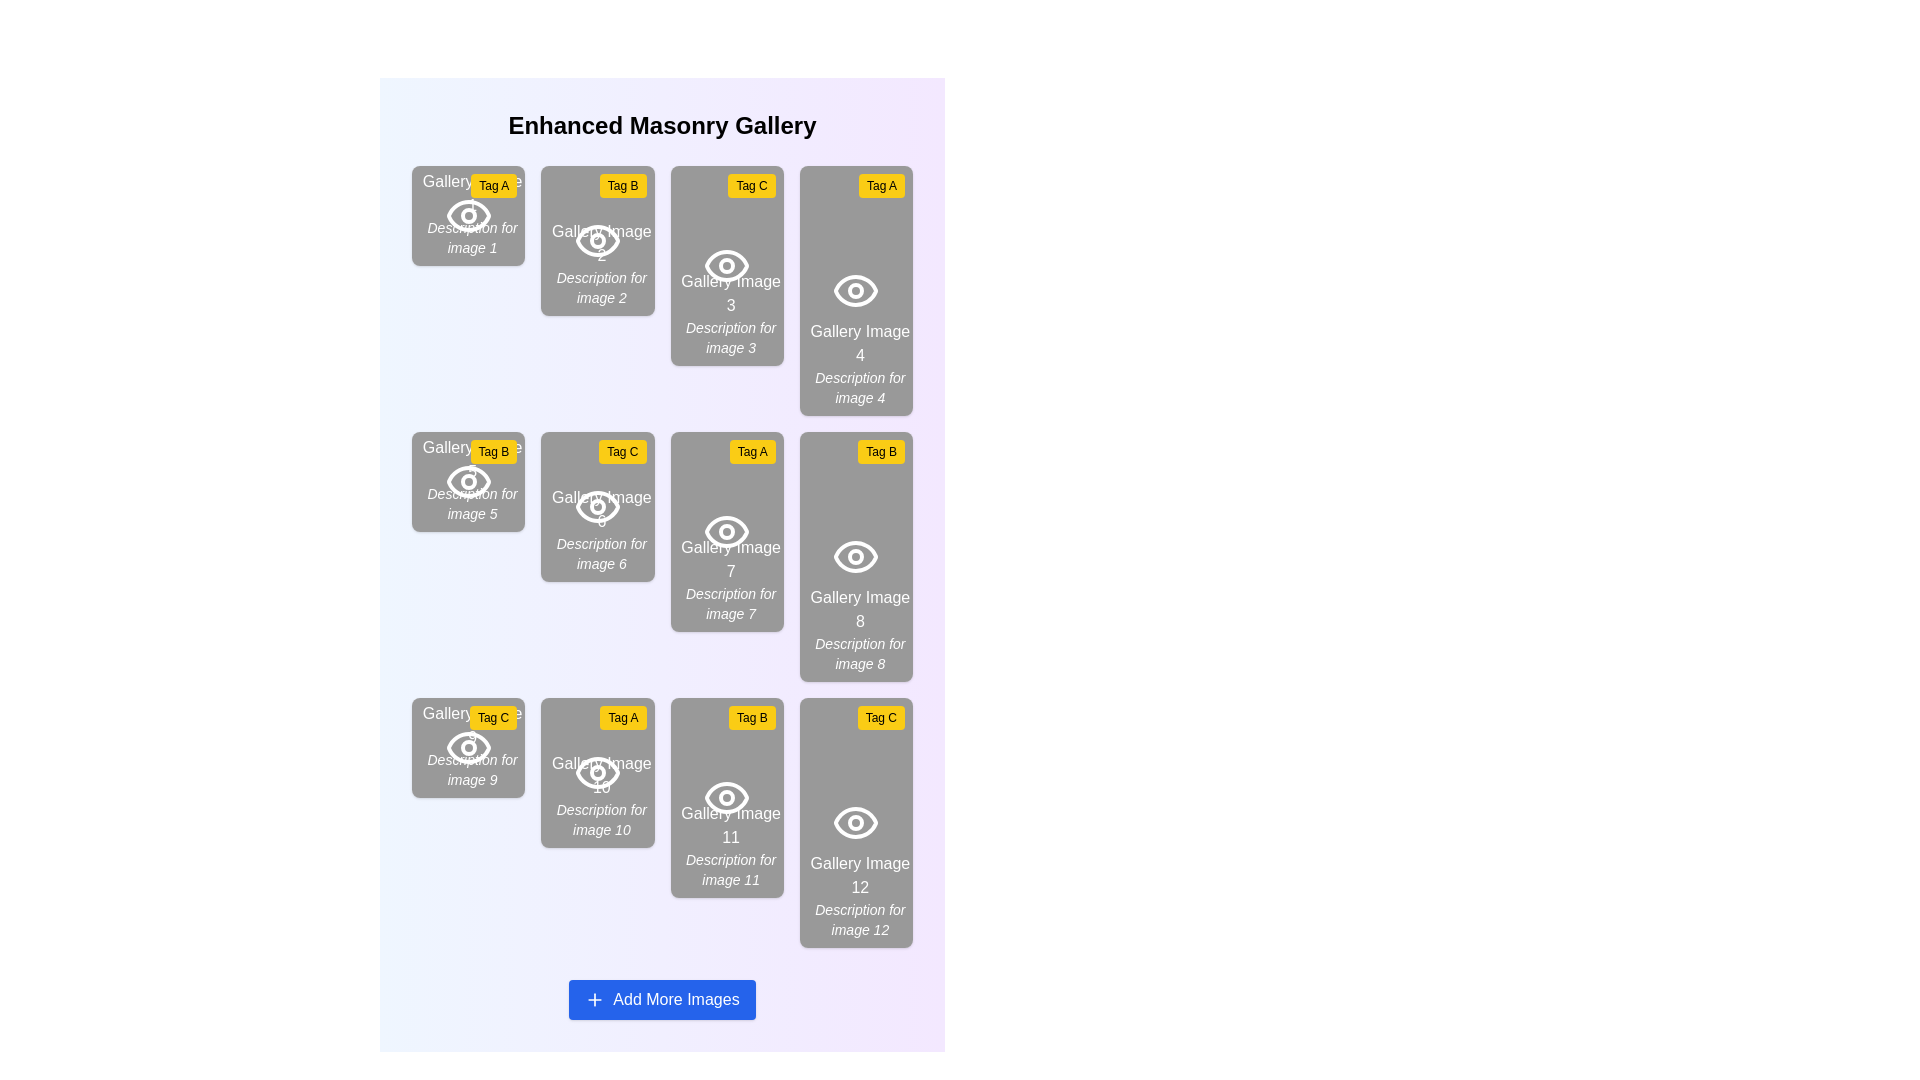 This screenshot has height=1080, width=1920. I want to click on the 'eye' icon located in the eighth card of the masonry gallery layout, labeled 'Gallery Image 8', for its visual representation, so click(856, 556).